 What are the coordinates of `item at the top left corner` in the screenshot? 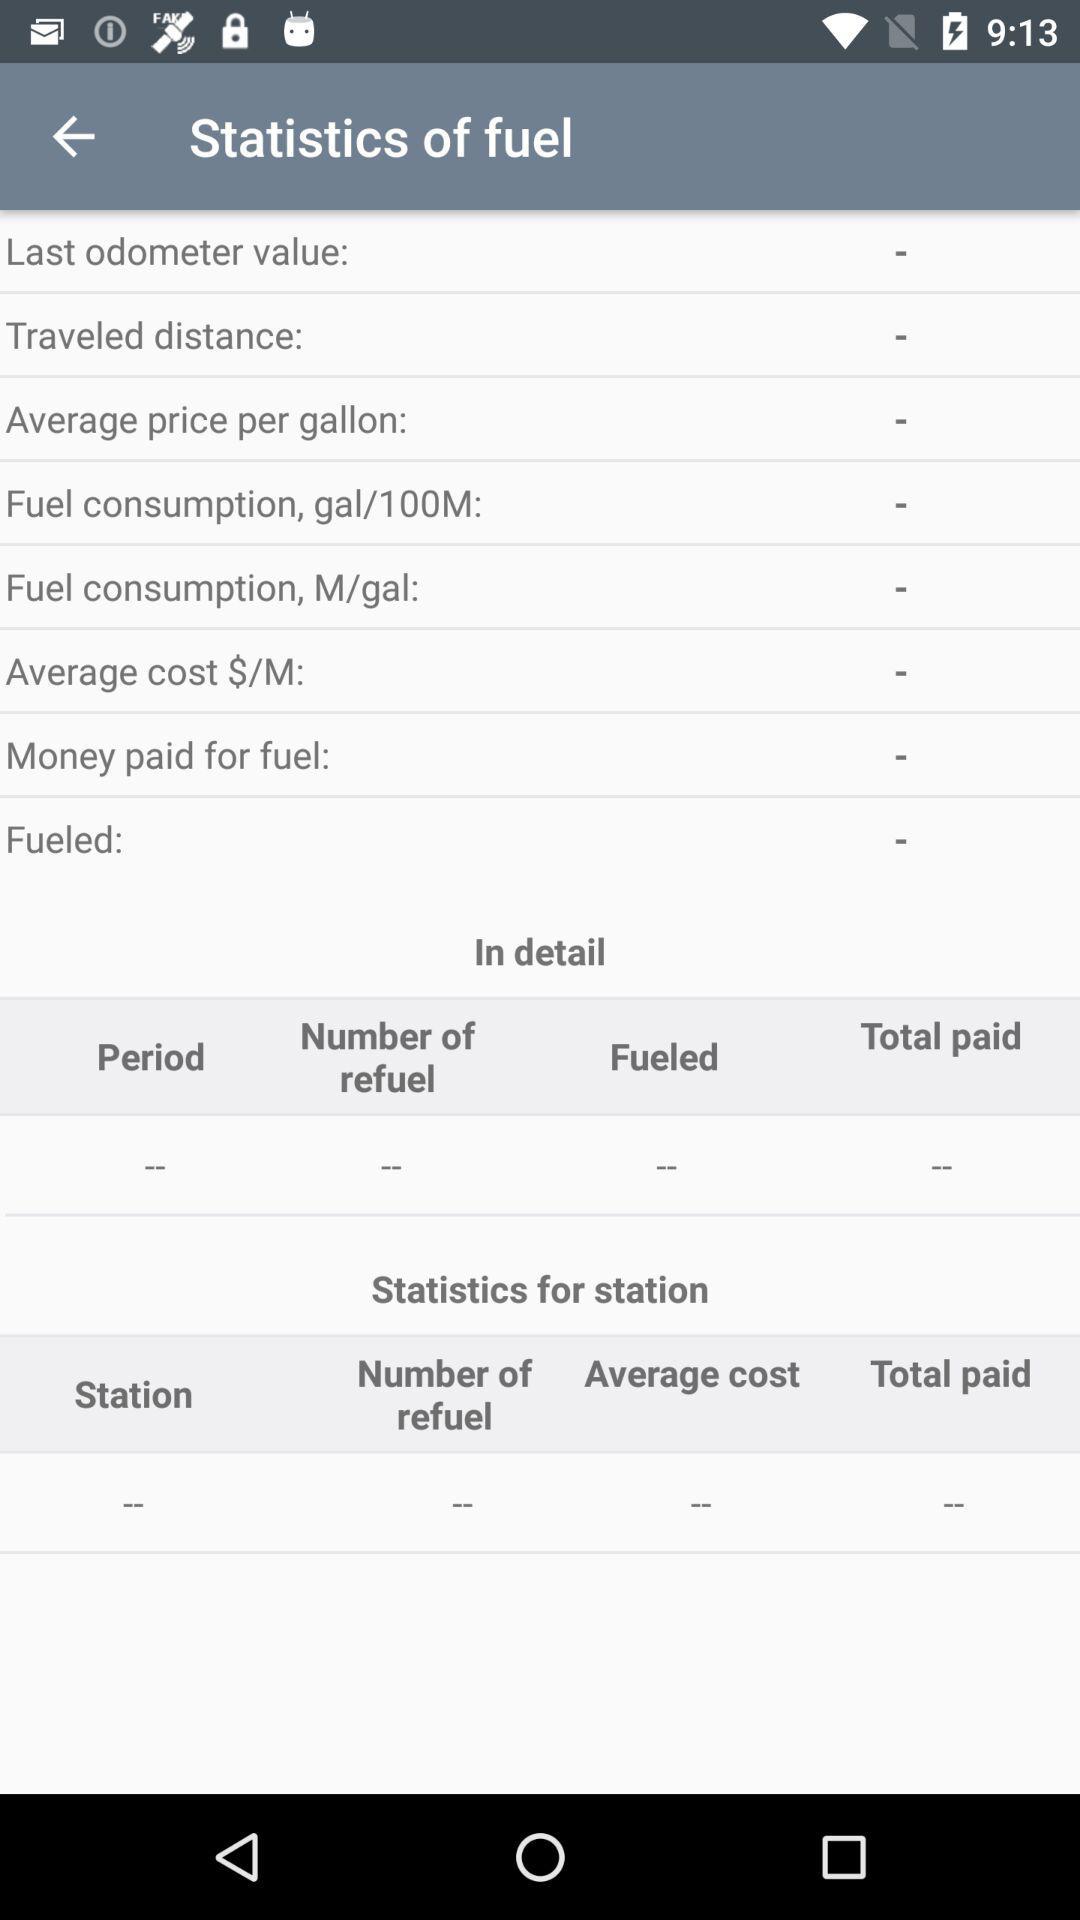 It's located at (72, 135).